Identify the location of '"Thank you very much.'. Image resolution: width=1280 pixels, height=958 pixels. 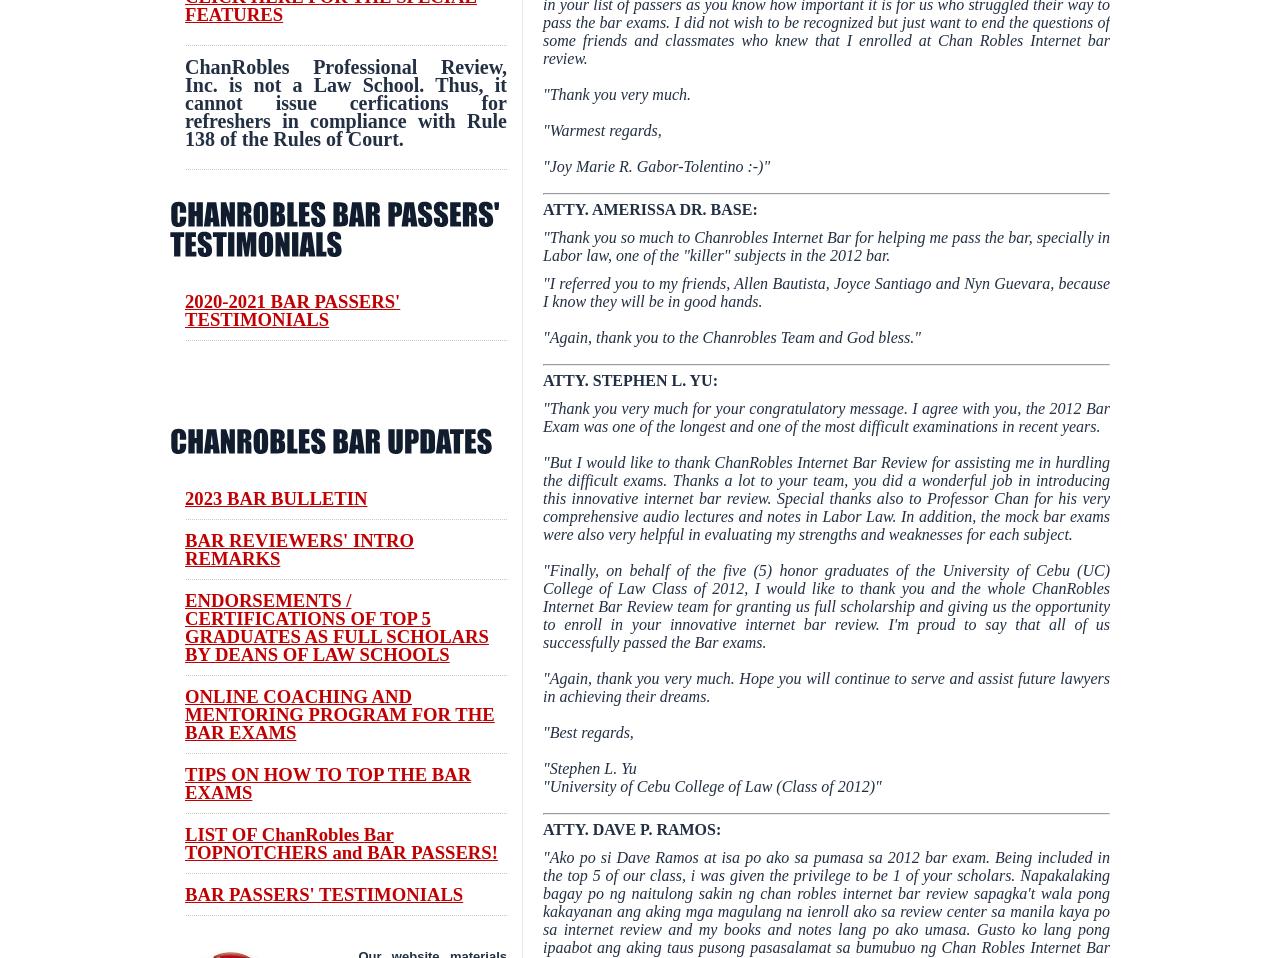
(615, 94).